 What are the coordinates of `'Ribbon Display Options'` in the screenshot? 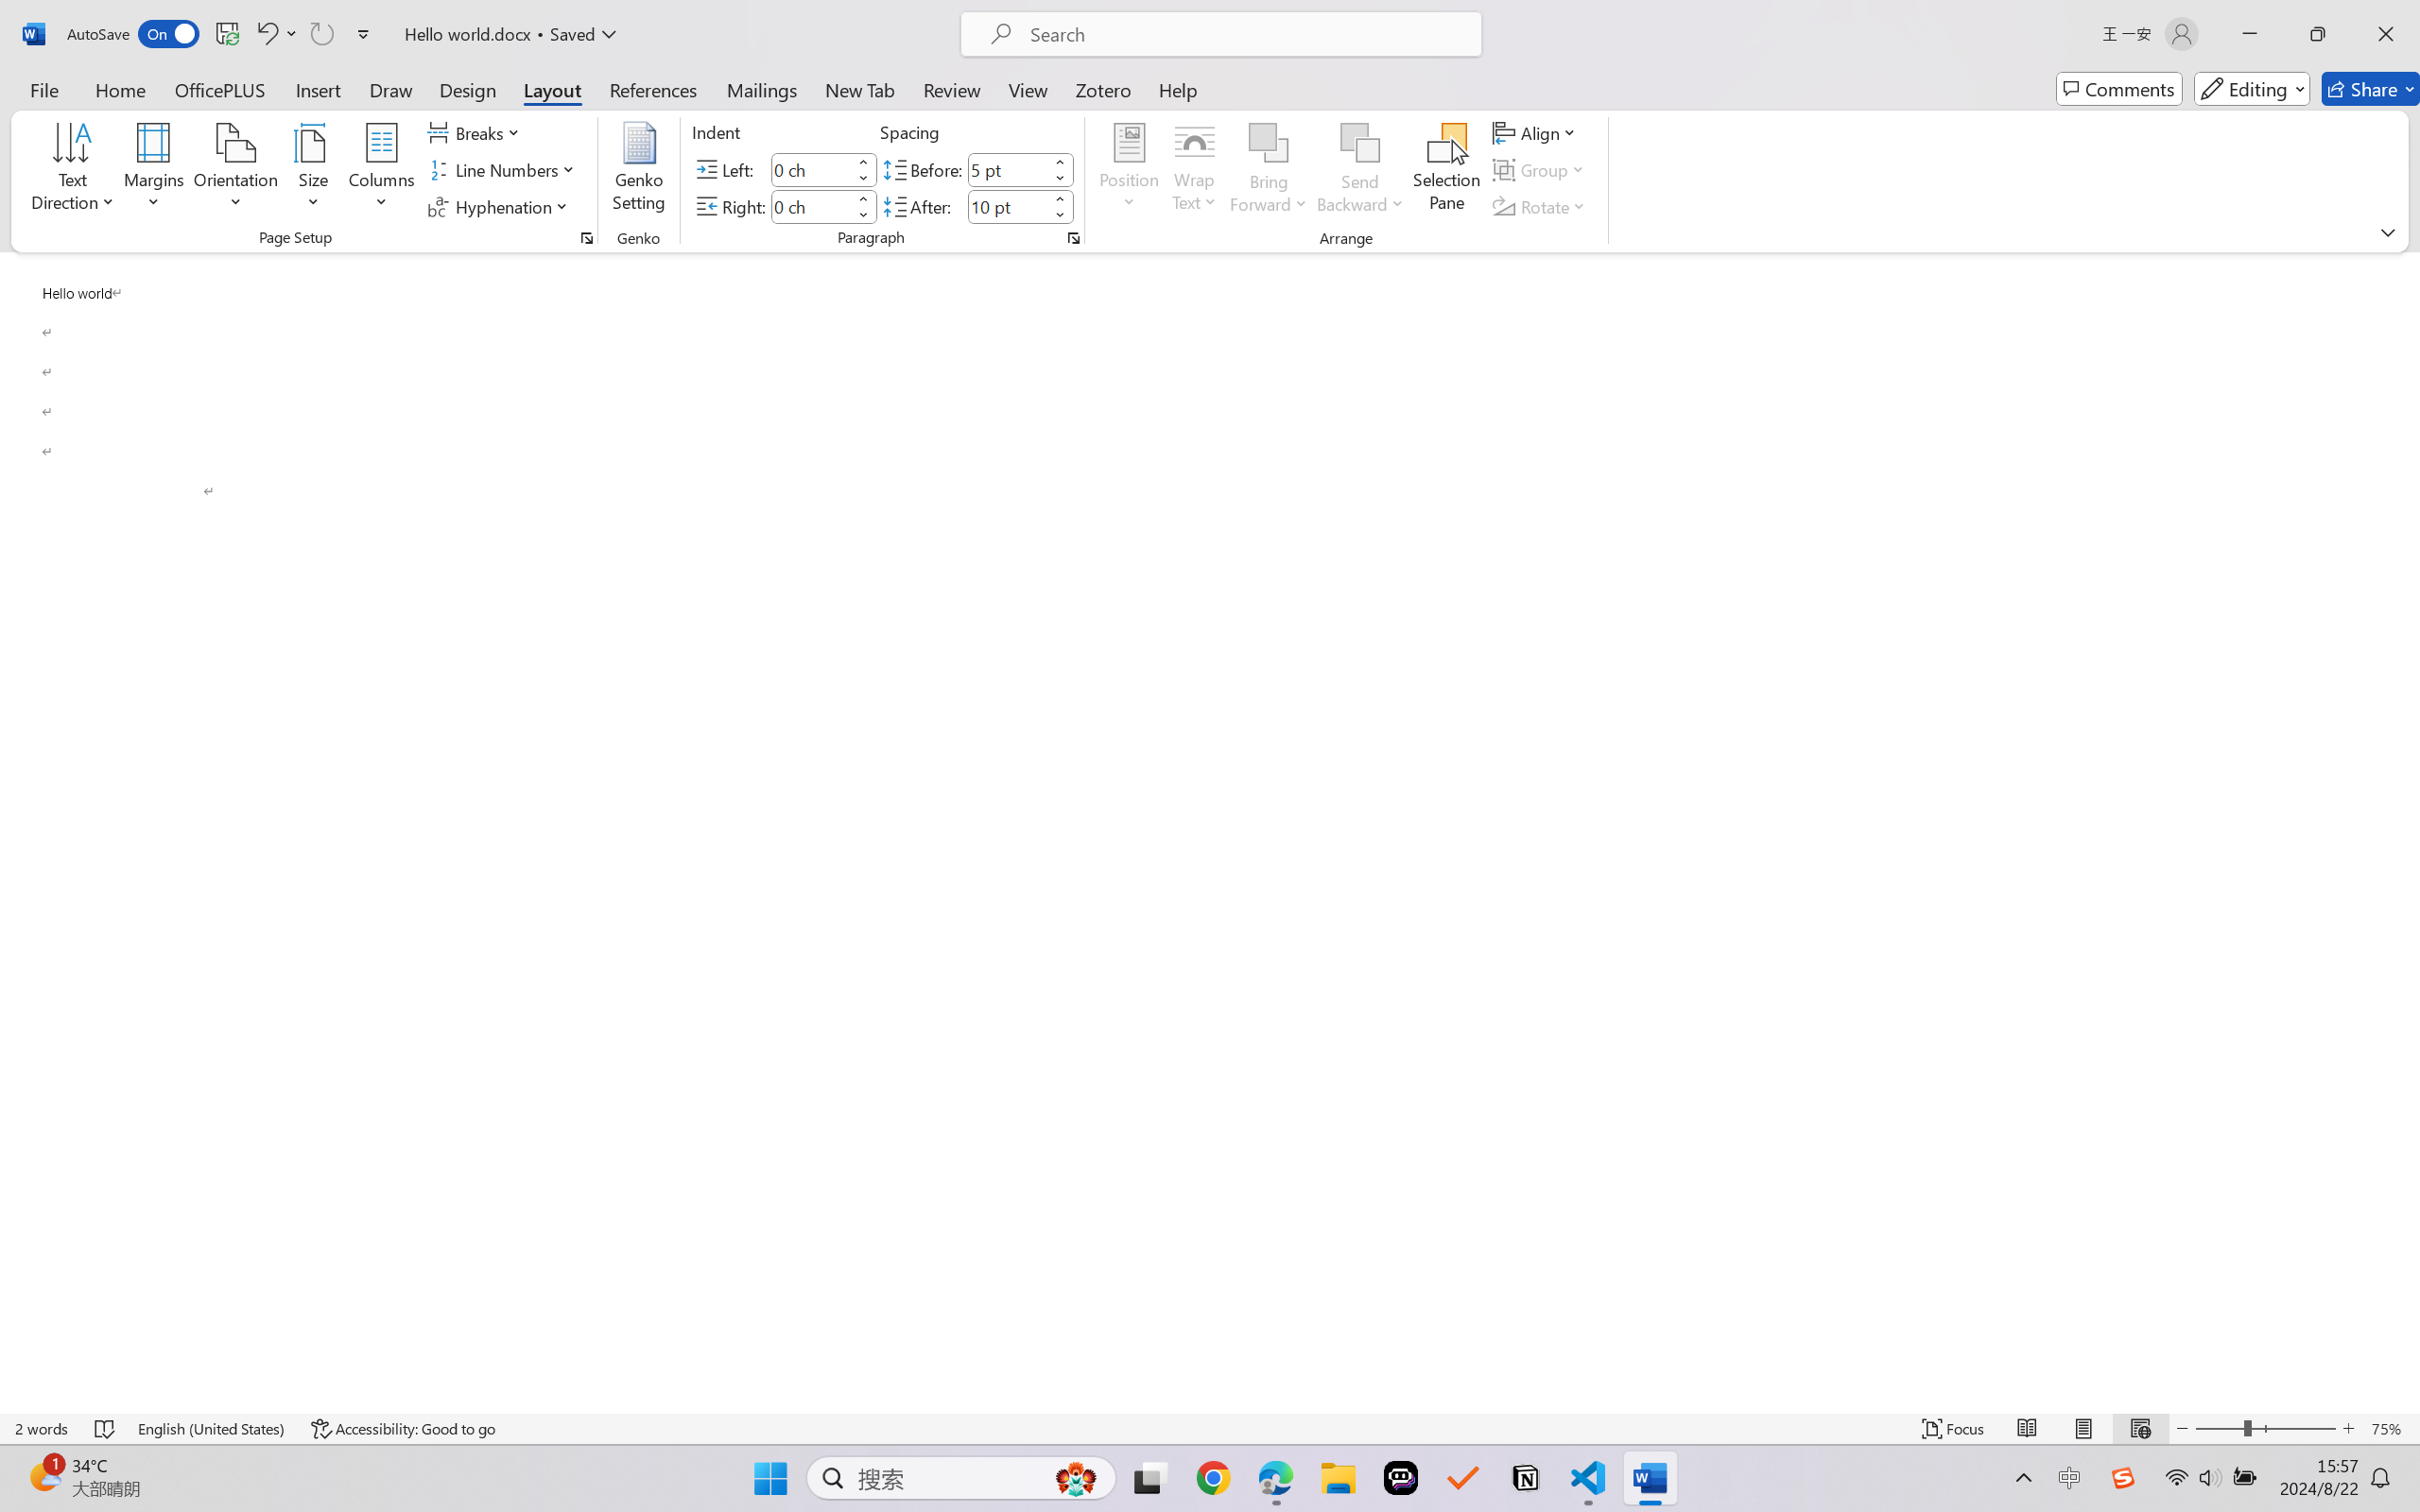 It's located at (2387, 231).